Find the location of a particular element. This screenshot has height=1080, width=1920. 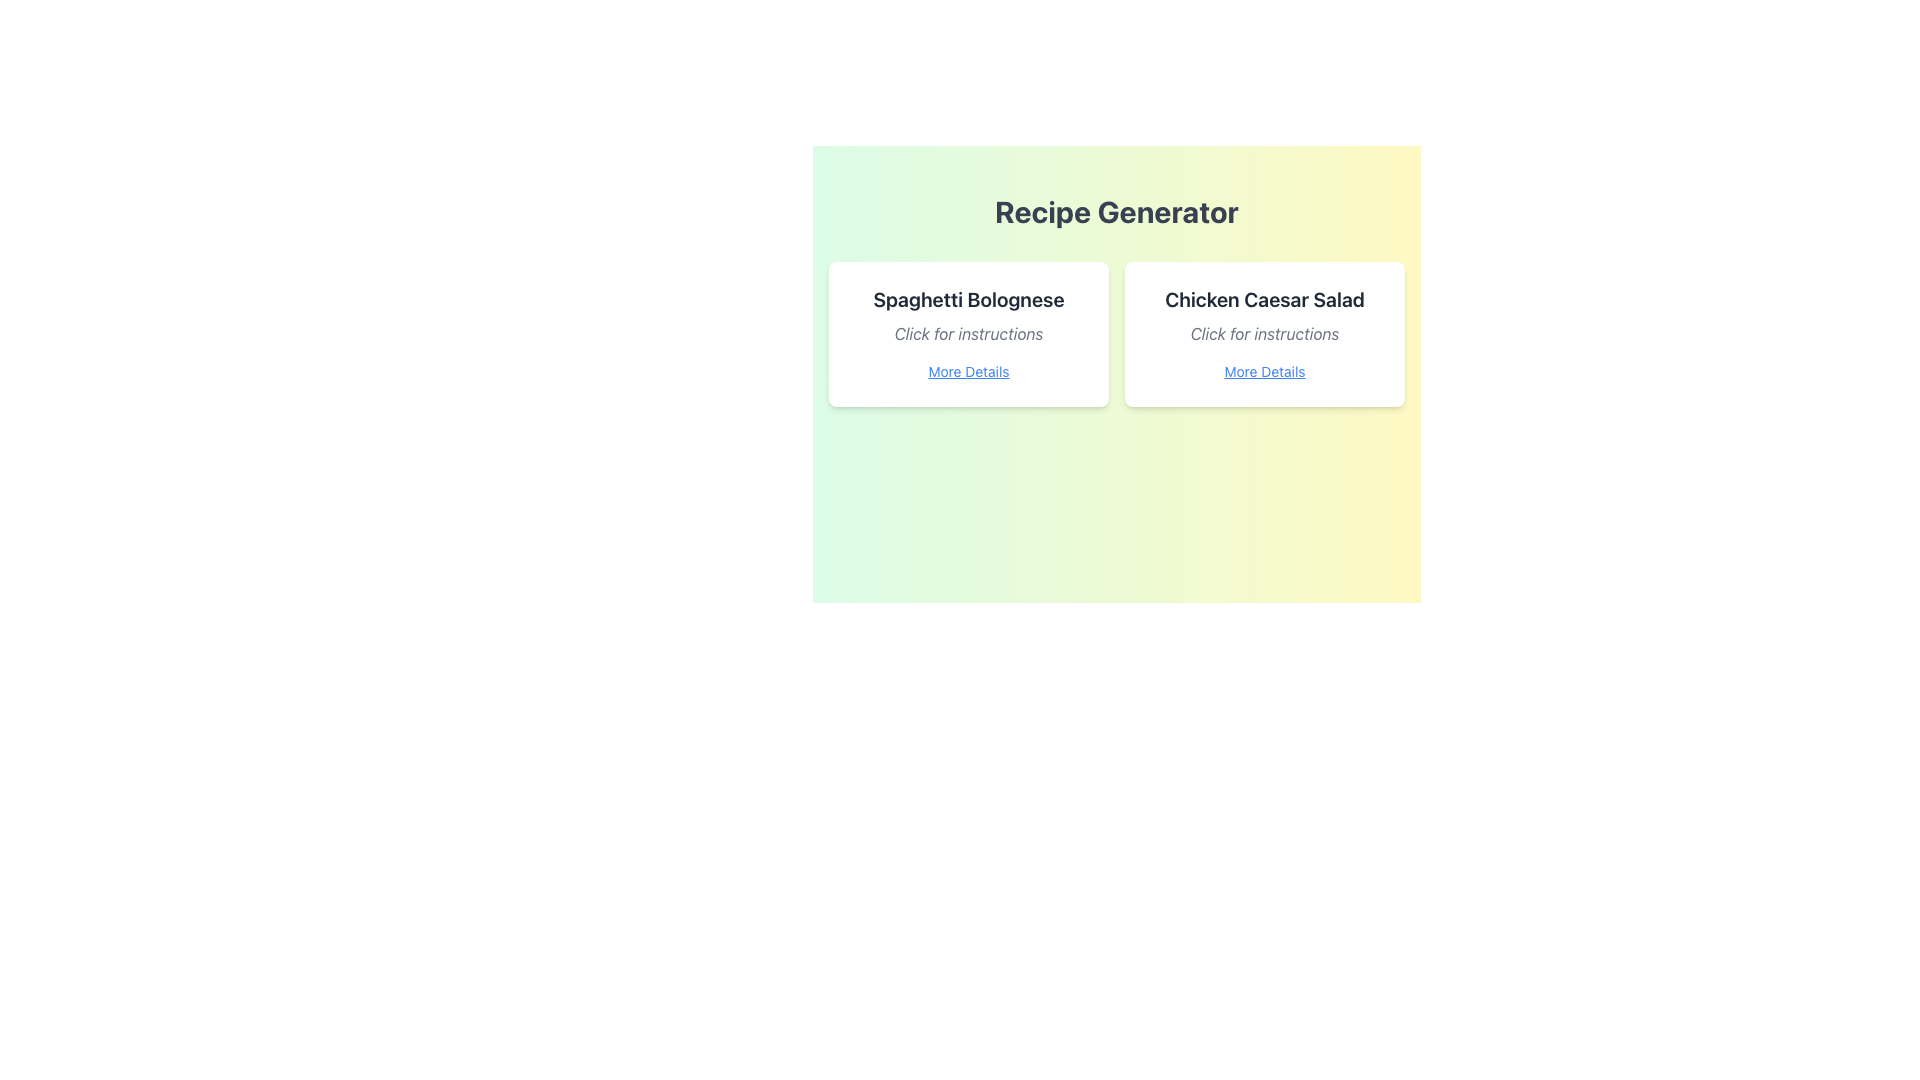

the navigational link related to 'Chicken Caesar Salad' is located at coordinates (1263, 371).